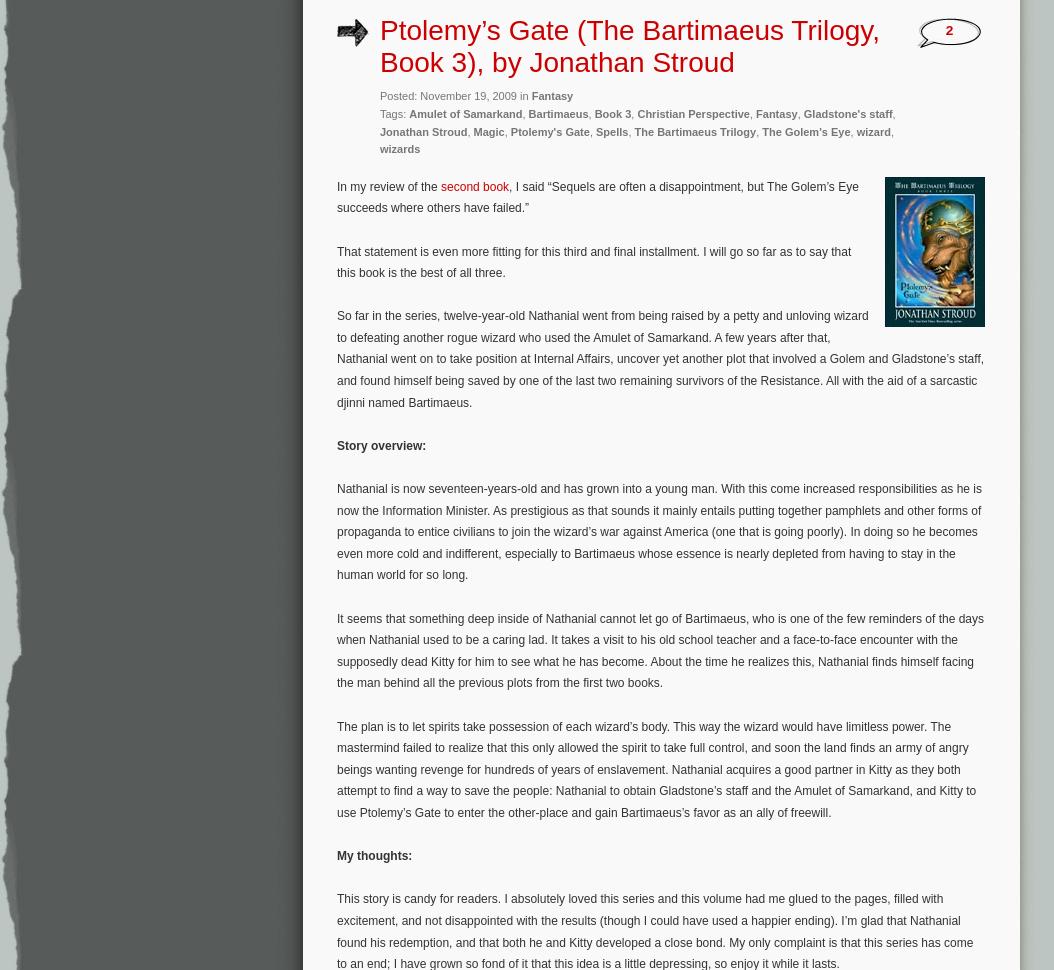 The image size is (1054, 970). I want to click on 'Nathanial is now seventeen-years-old and has grown into a young man. With this come increased responsibilities as he is now the Information Minister. As prestigious as that sounds it mainly entails putting together pamphlets and other forms of propaganda to entice civilians to join the wizard’s war against America (one that is going poorly). In doing so he becomes even more cold and indifferent, especially to Bartimaeus whose essence is nearly depleted from having to stay in the human world for so long.', so click(659, 532).